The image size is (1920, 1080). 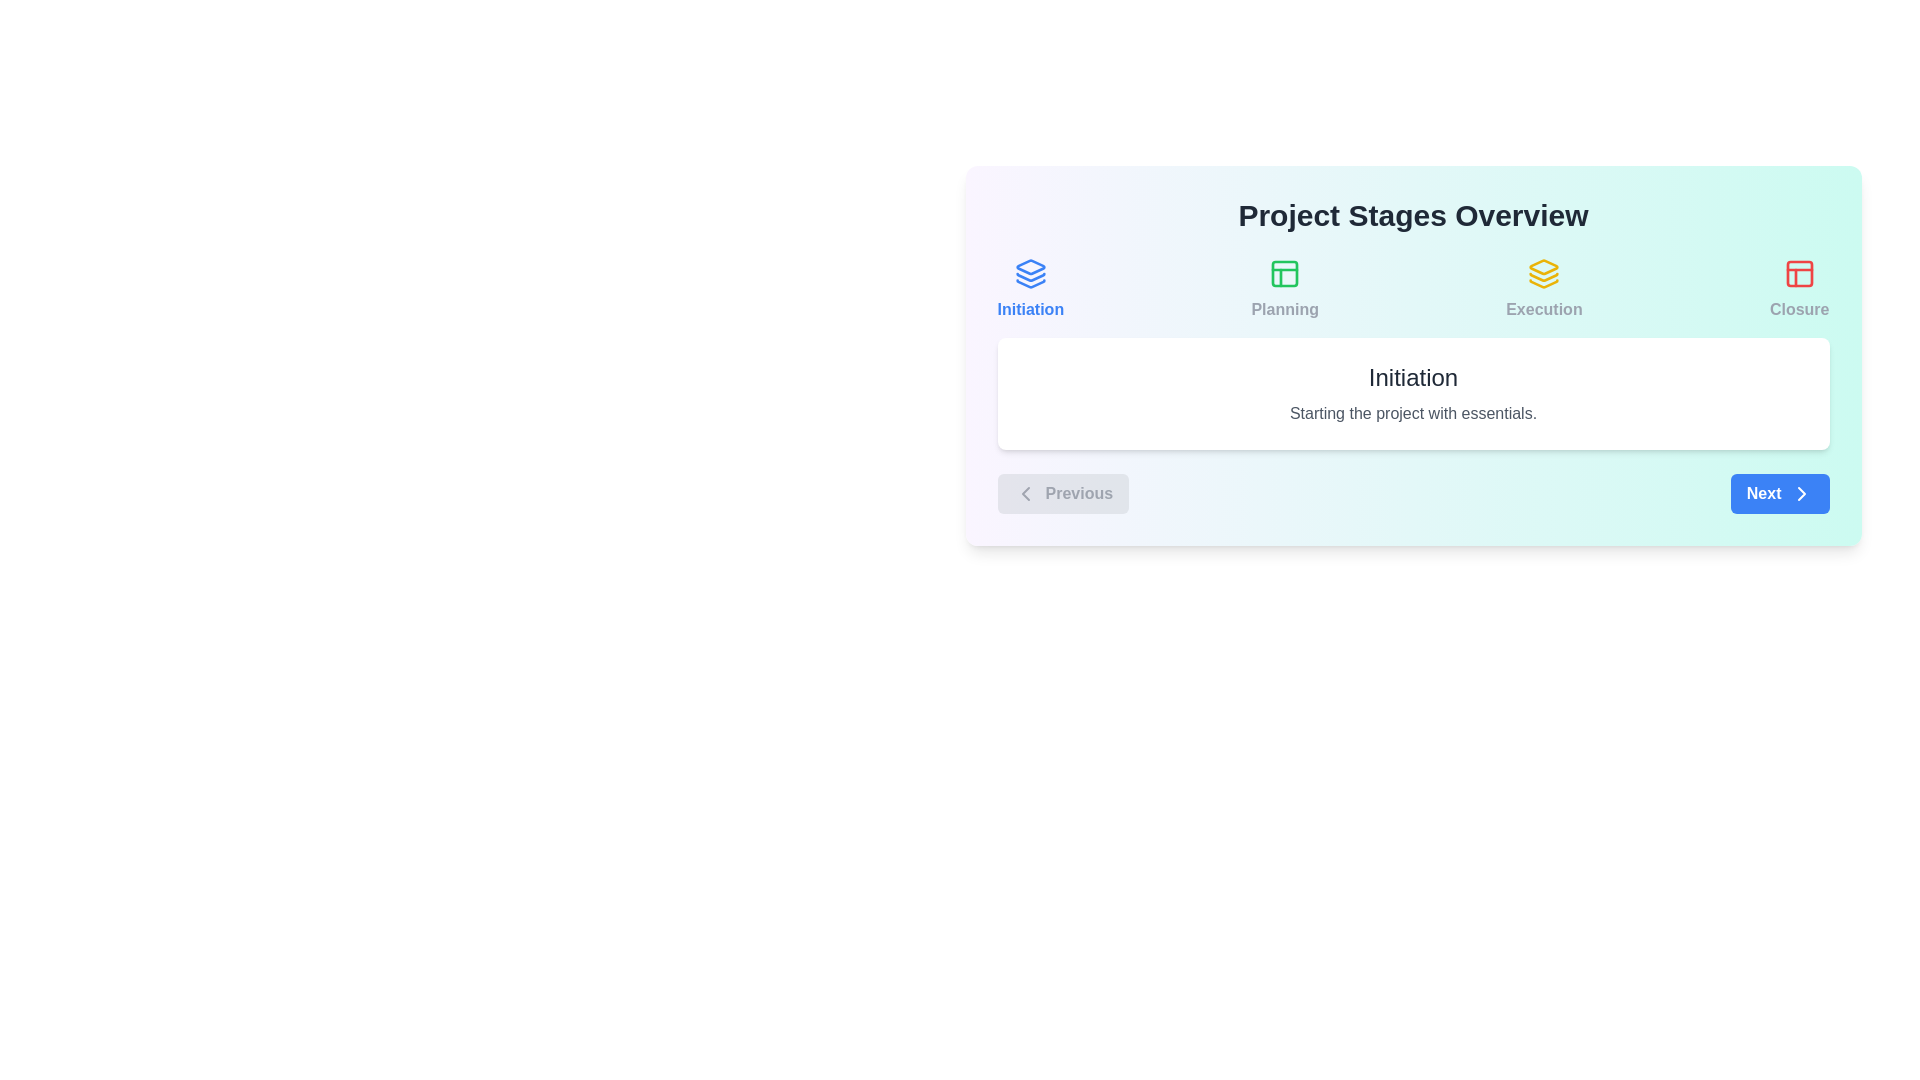 I want to click on the blue icon resembling stacked layers located in the header above the text 'Initiation', which is the first icon in the sequence of stage icons in the 'Project Stages Overview' section, so click(x=1030, y=273).